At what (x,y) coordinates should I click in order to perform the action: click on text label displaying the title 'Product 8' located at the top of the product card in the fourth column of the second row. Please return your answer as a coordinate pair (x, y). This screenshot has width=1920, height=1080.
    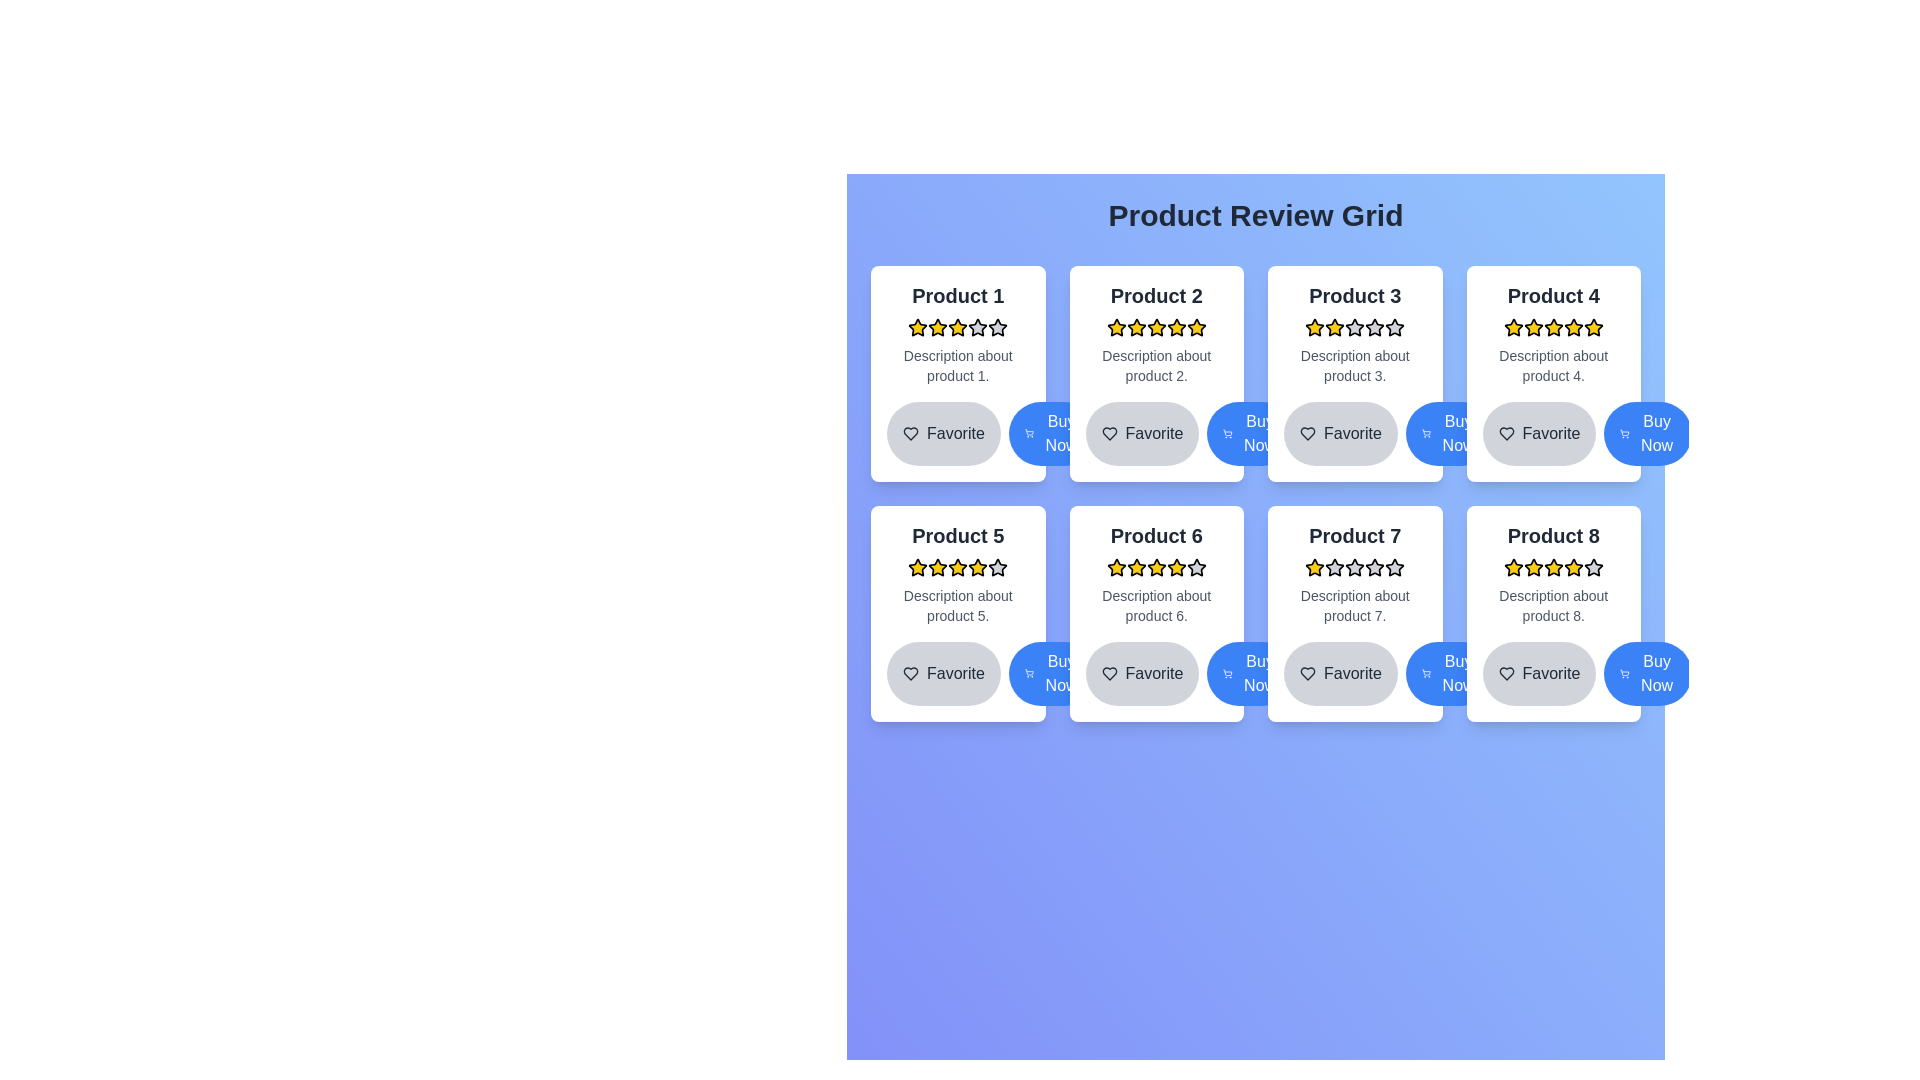
    Looking at the image, I should click on (1552, 535).